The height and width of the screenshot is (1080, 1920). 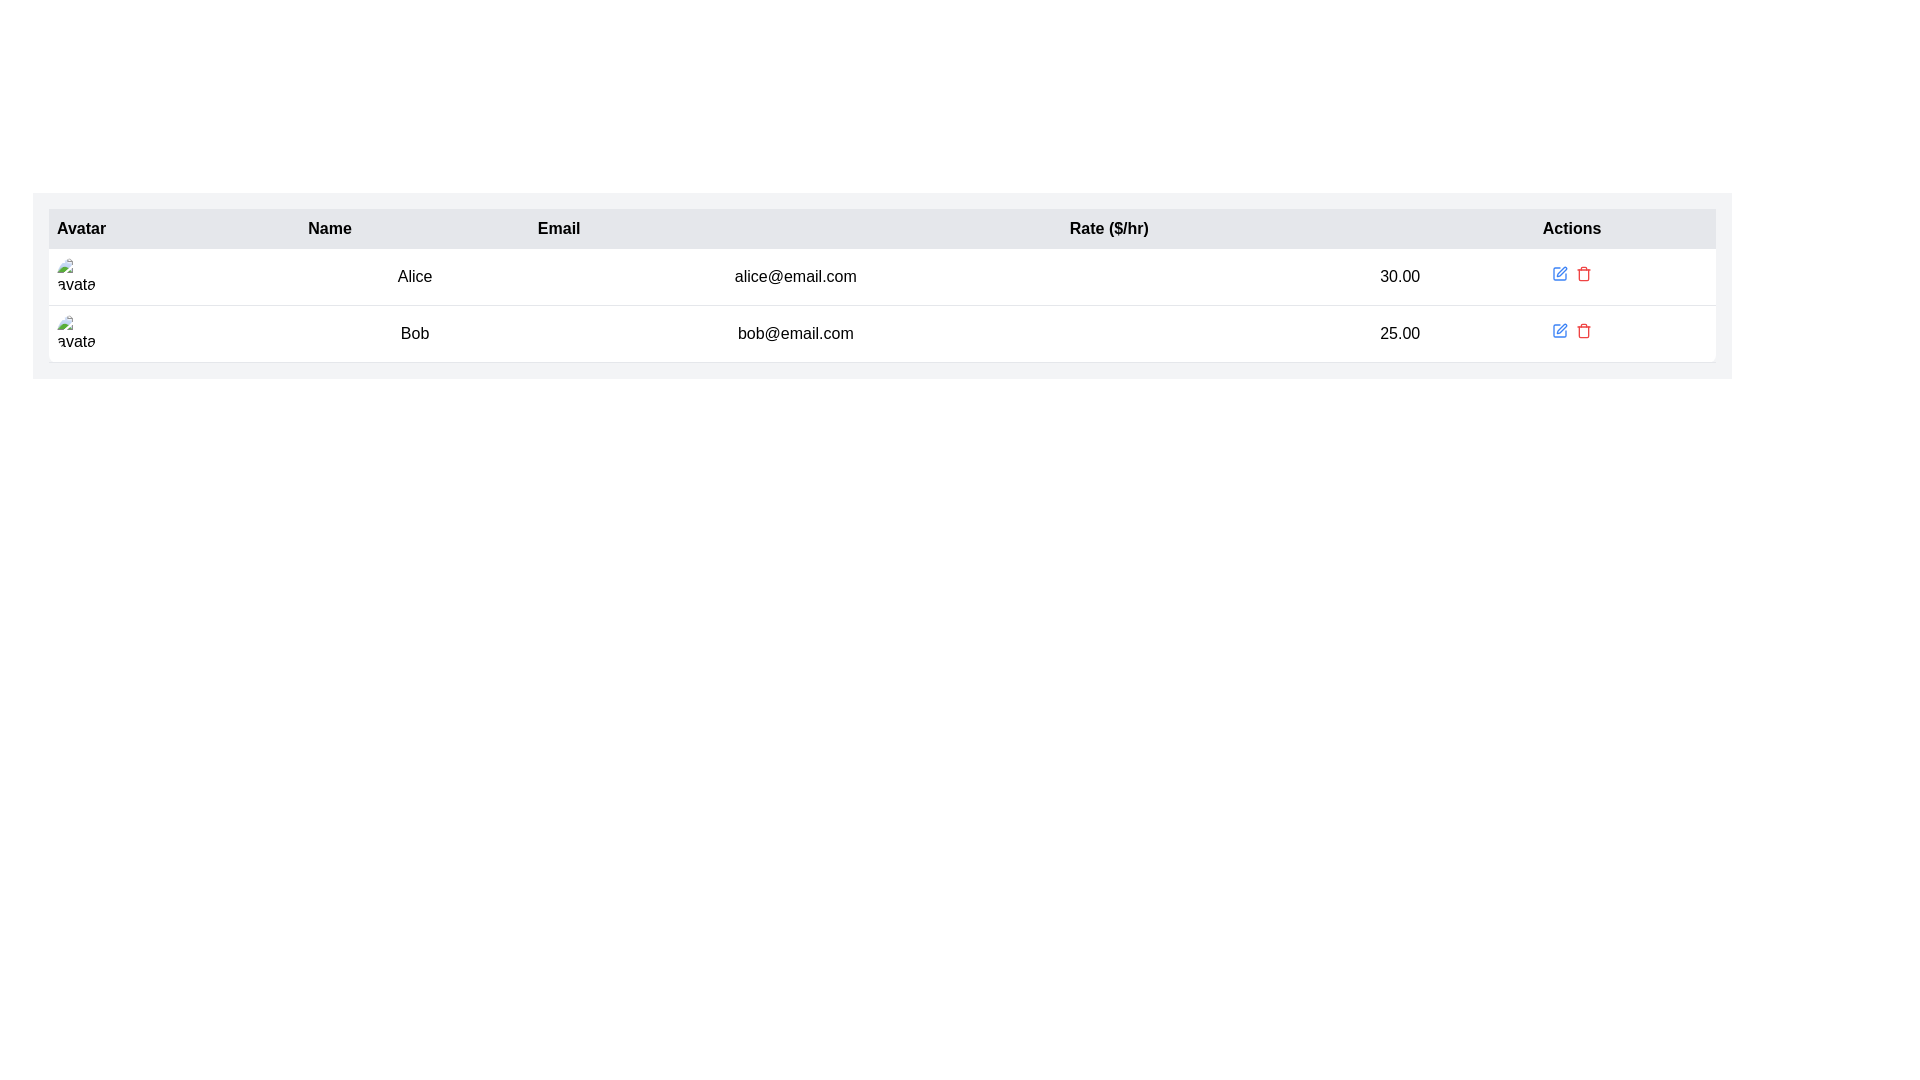 I want to click on the edit icon in the actions cell of the second row of the table to initiate an edit action, so click(x=1561, y=327).